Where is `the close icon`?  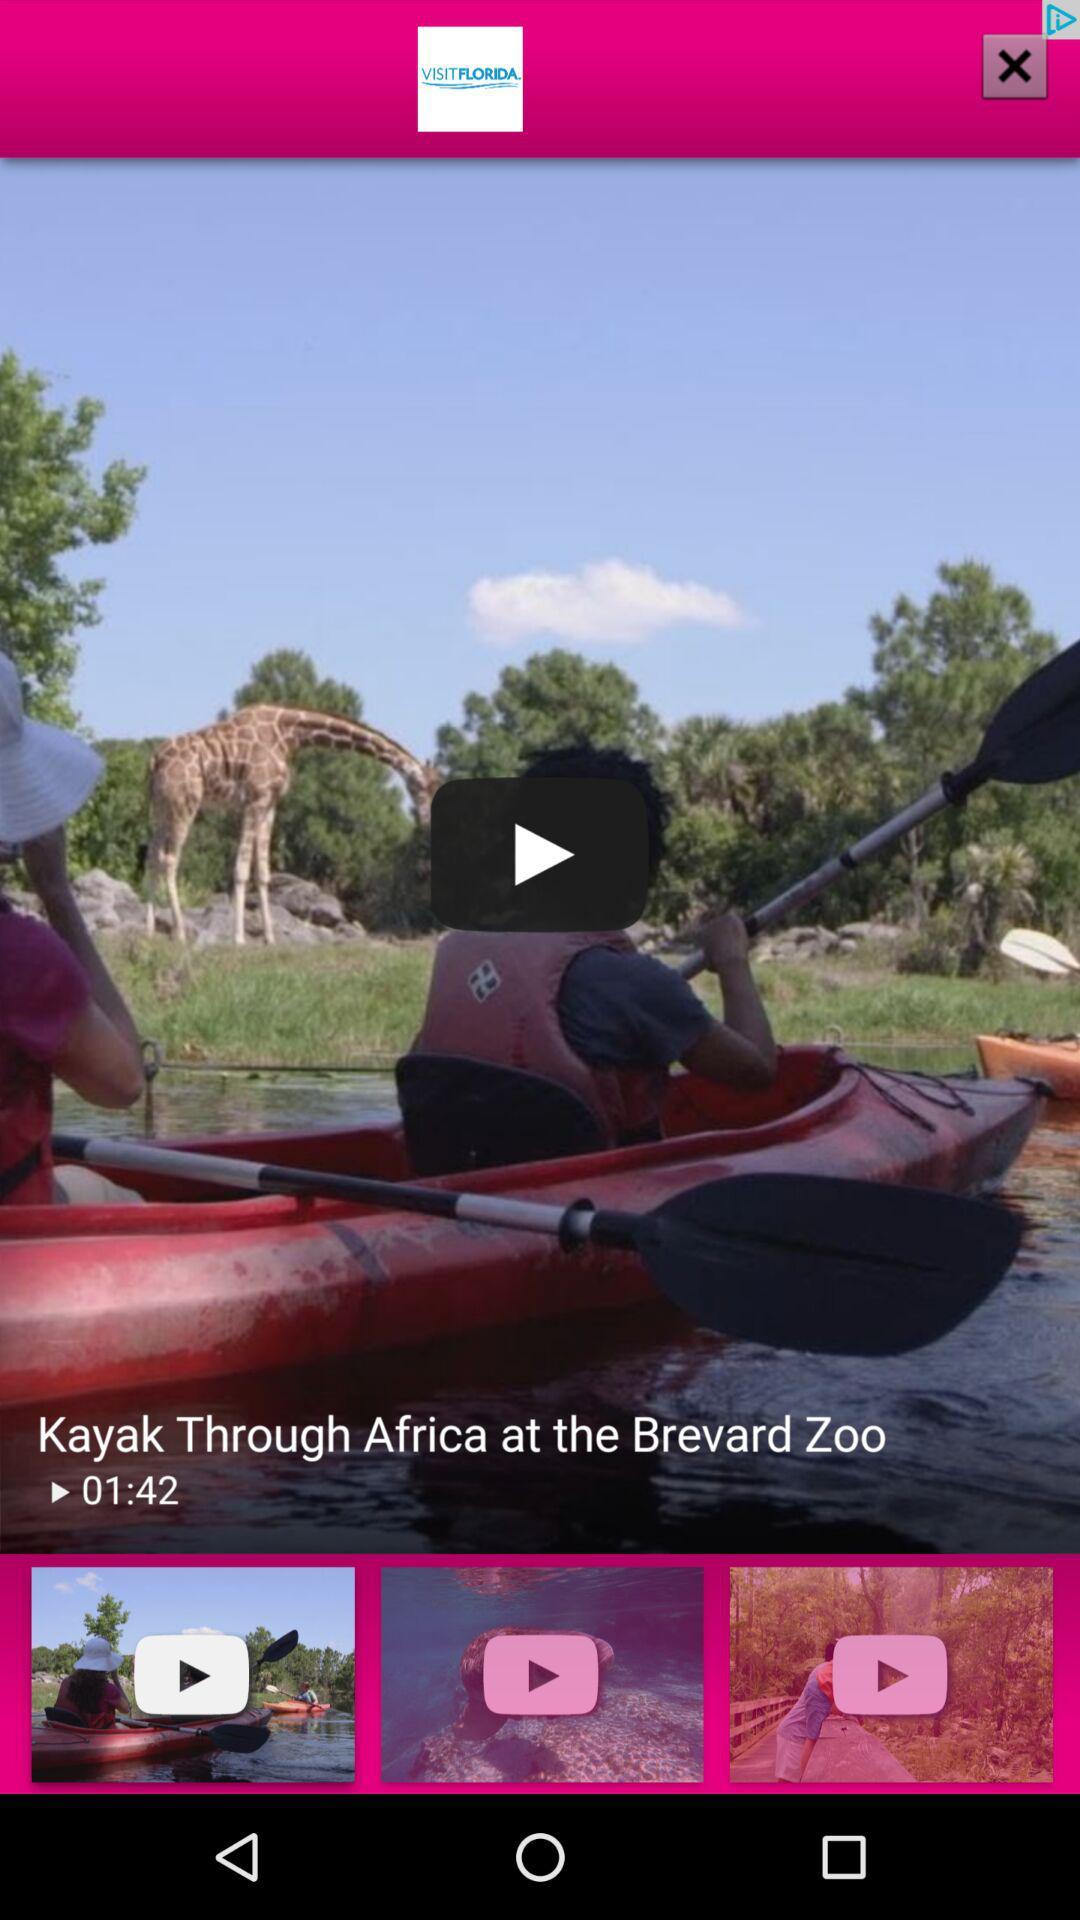 the close icon is located at coordinates (1014, 70).